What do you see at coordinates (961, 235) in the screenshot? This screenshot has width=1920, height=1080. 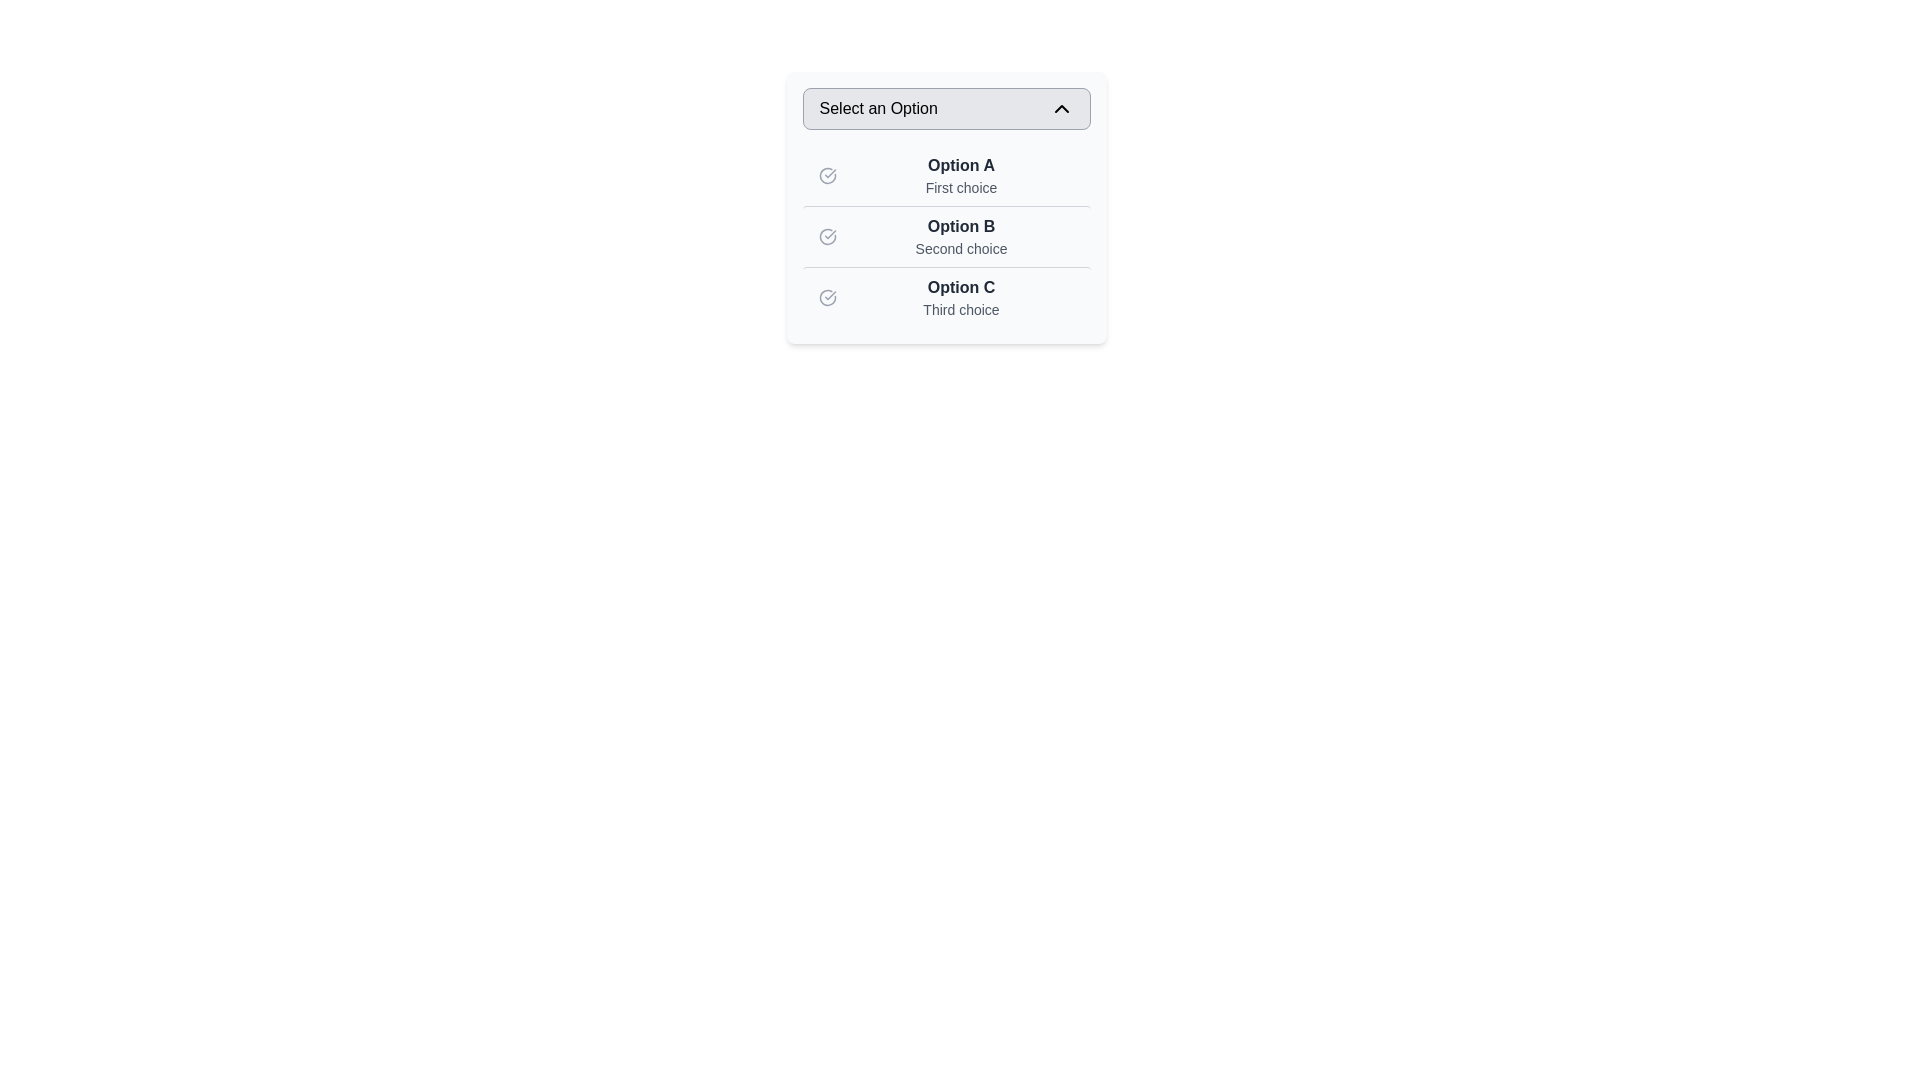 I see `the Selectable List Option labeled 'Option B' which is the second item in the dropdown menu below 'Select an Option'` at bounding box center [961, 235].